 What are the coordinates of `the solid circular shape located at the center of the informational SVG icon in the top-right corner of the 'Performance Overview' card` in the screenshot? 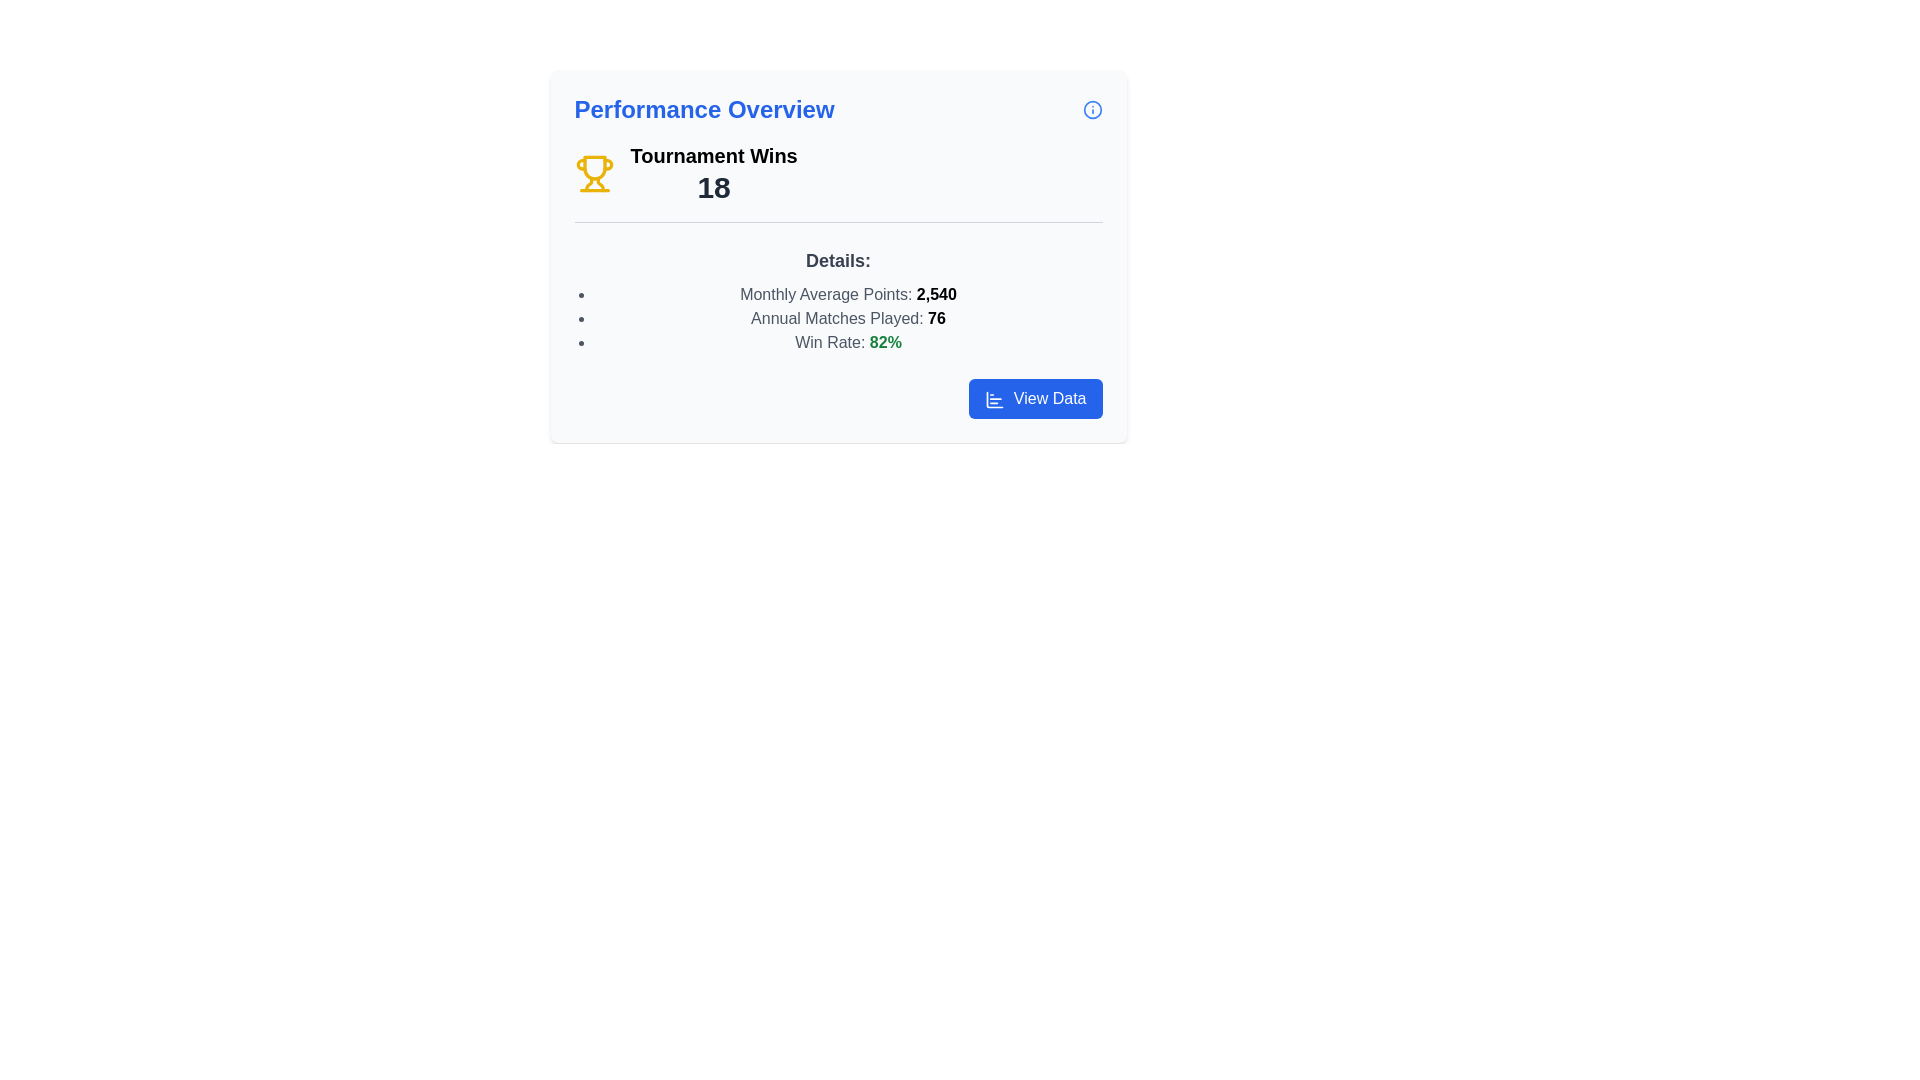 It's located at (1091, 110).